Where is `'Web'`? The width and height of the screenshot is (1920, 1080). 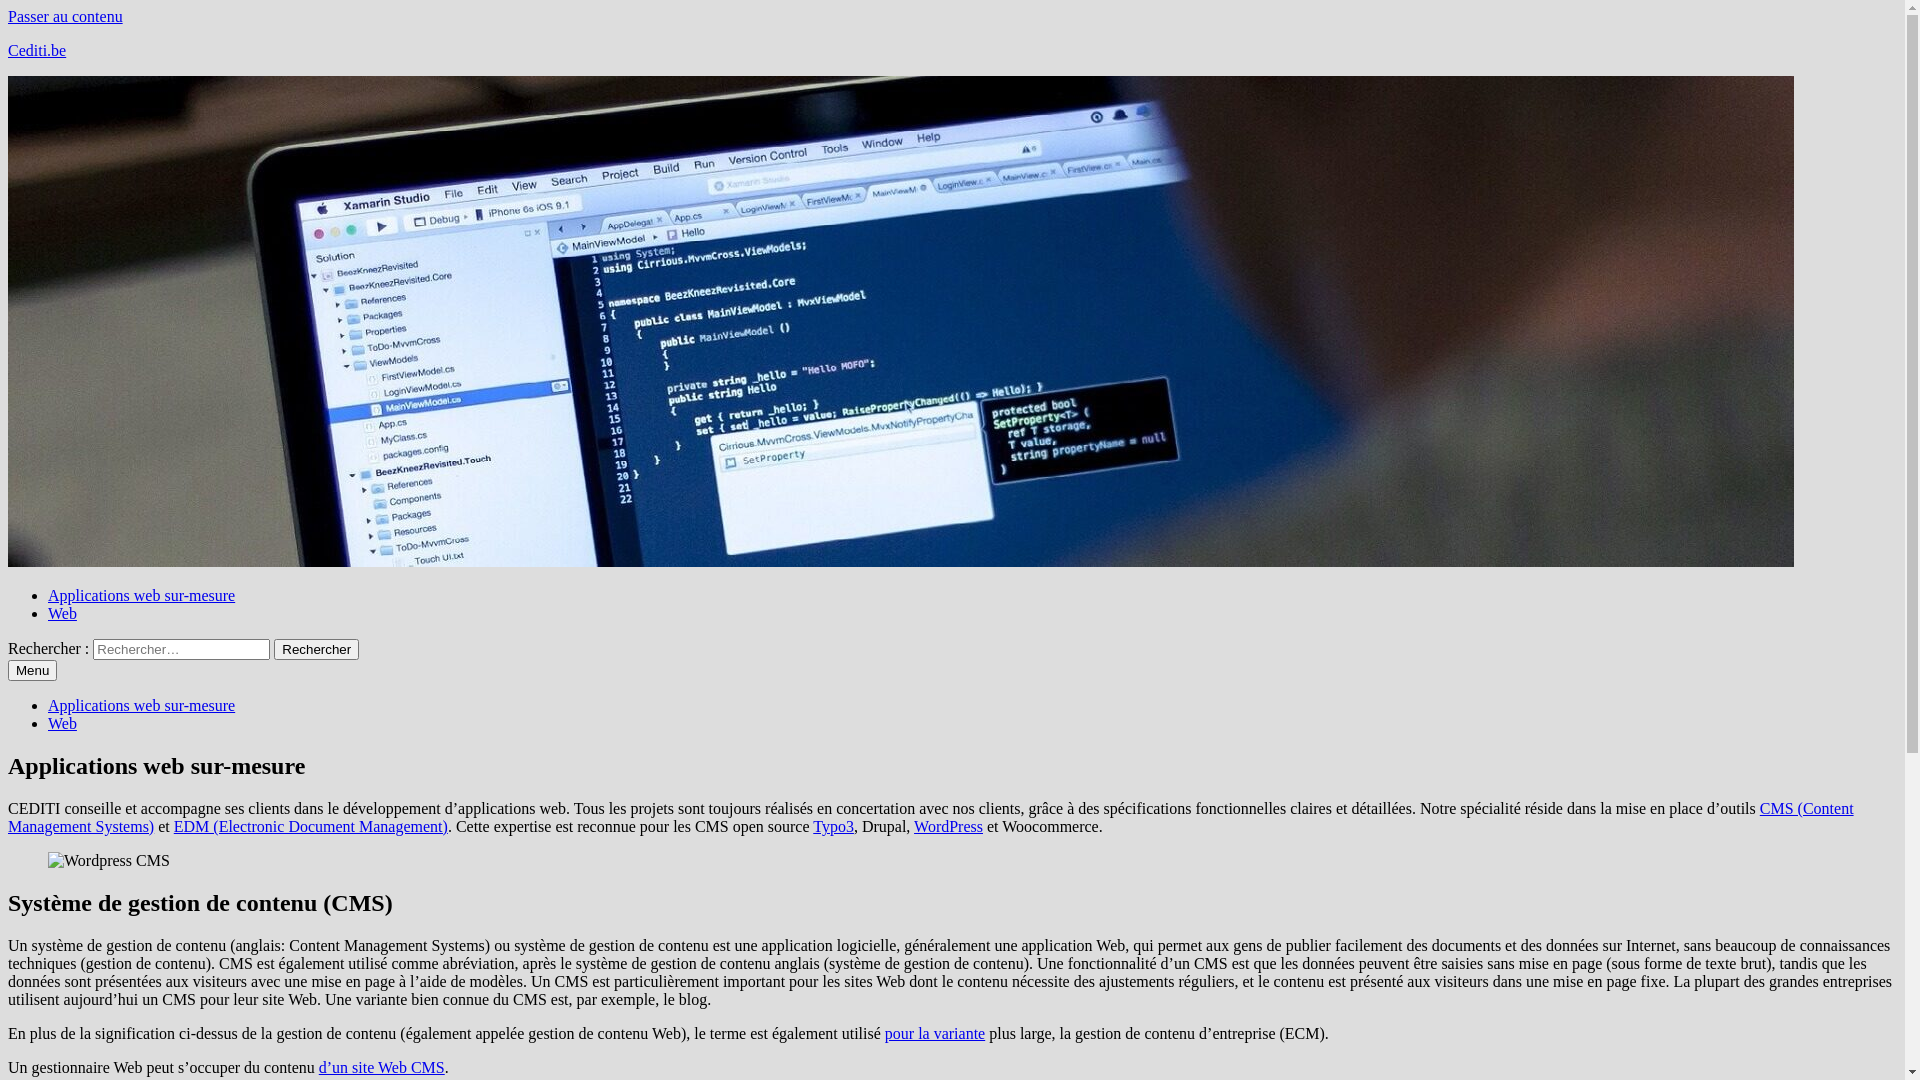 'Web' is located at coordinates (62, 723).